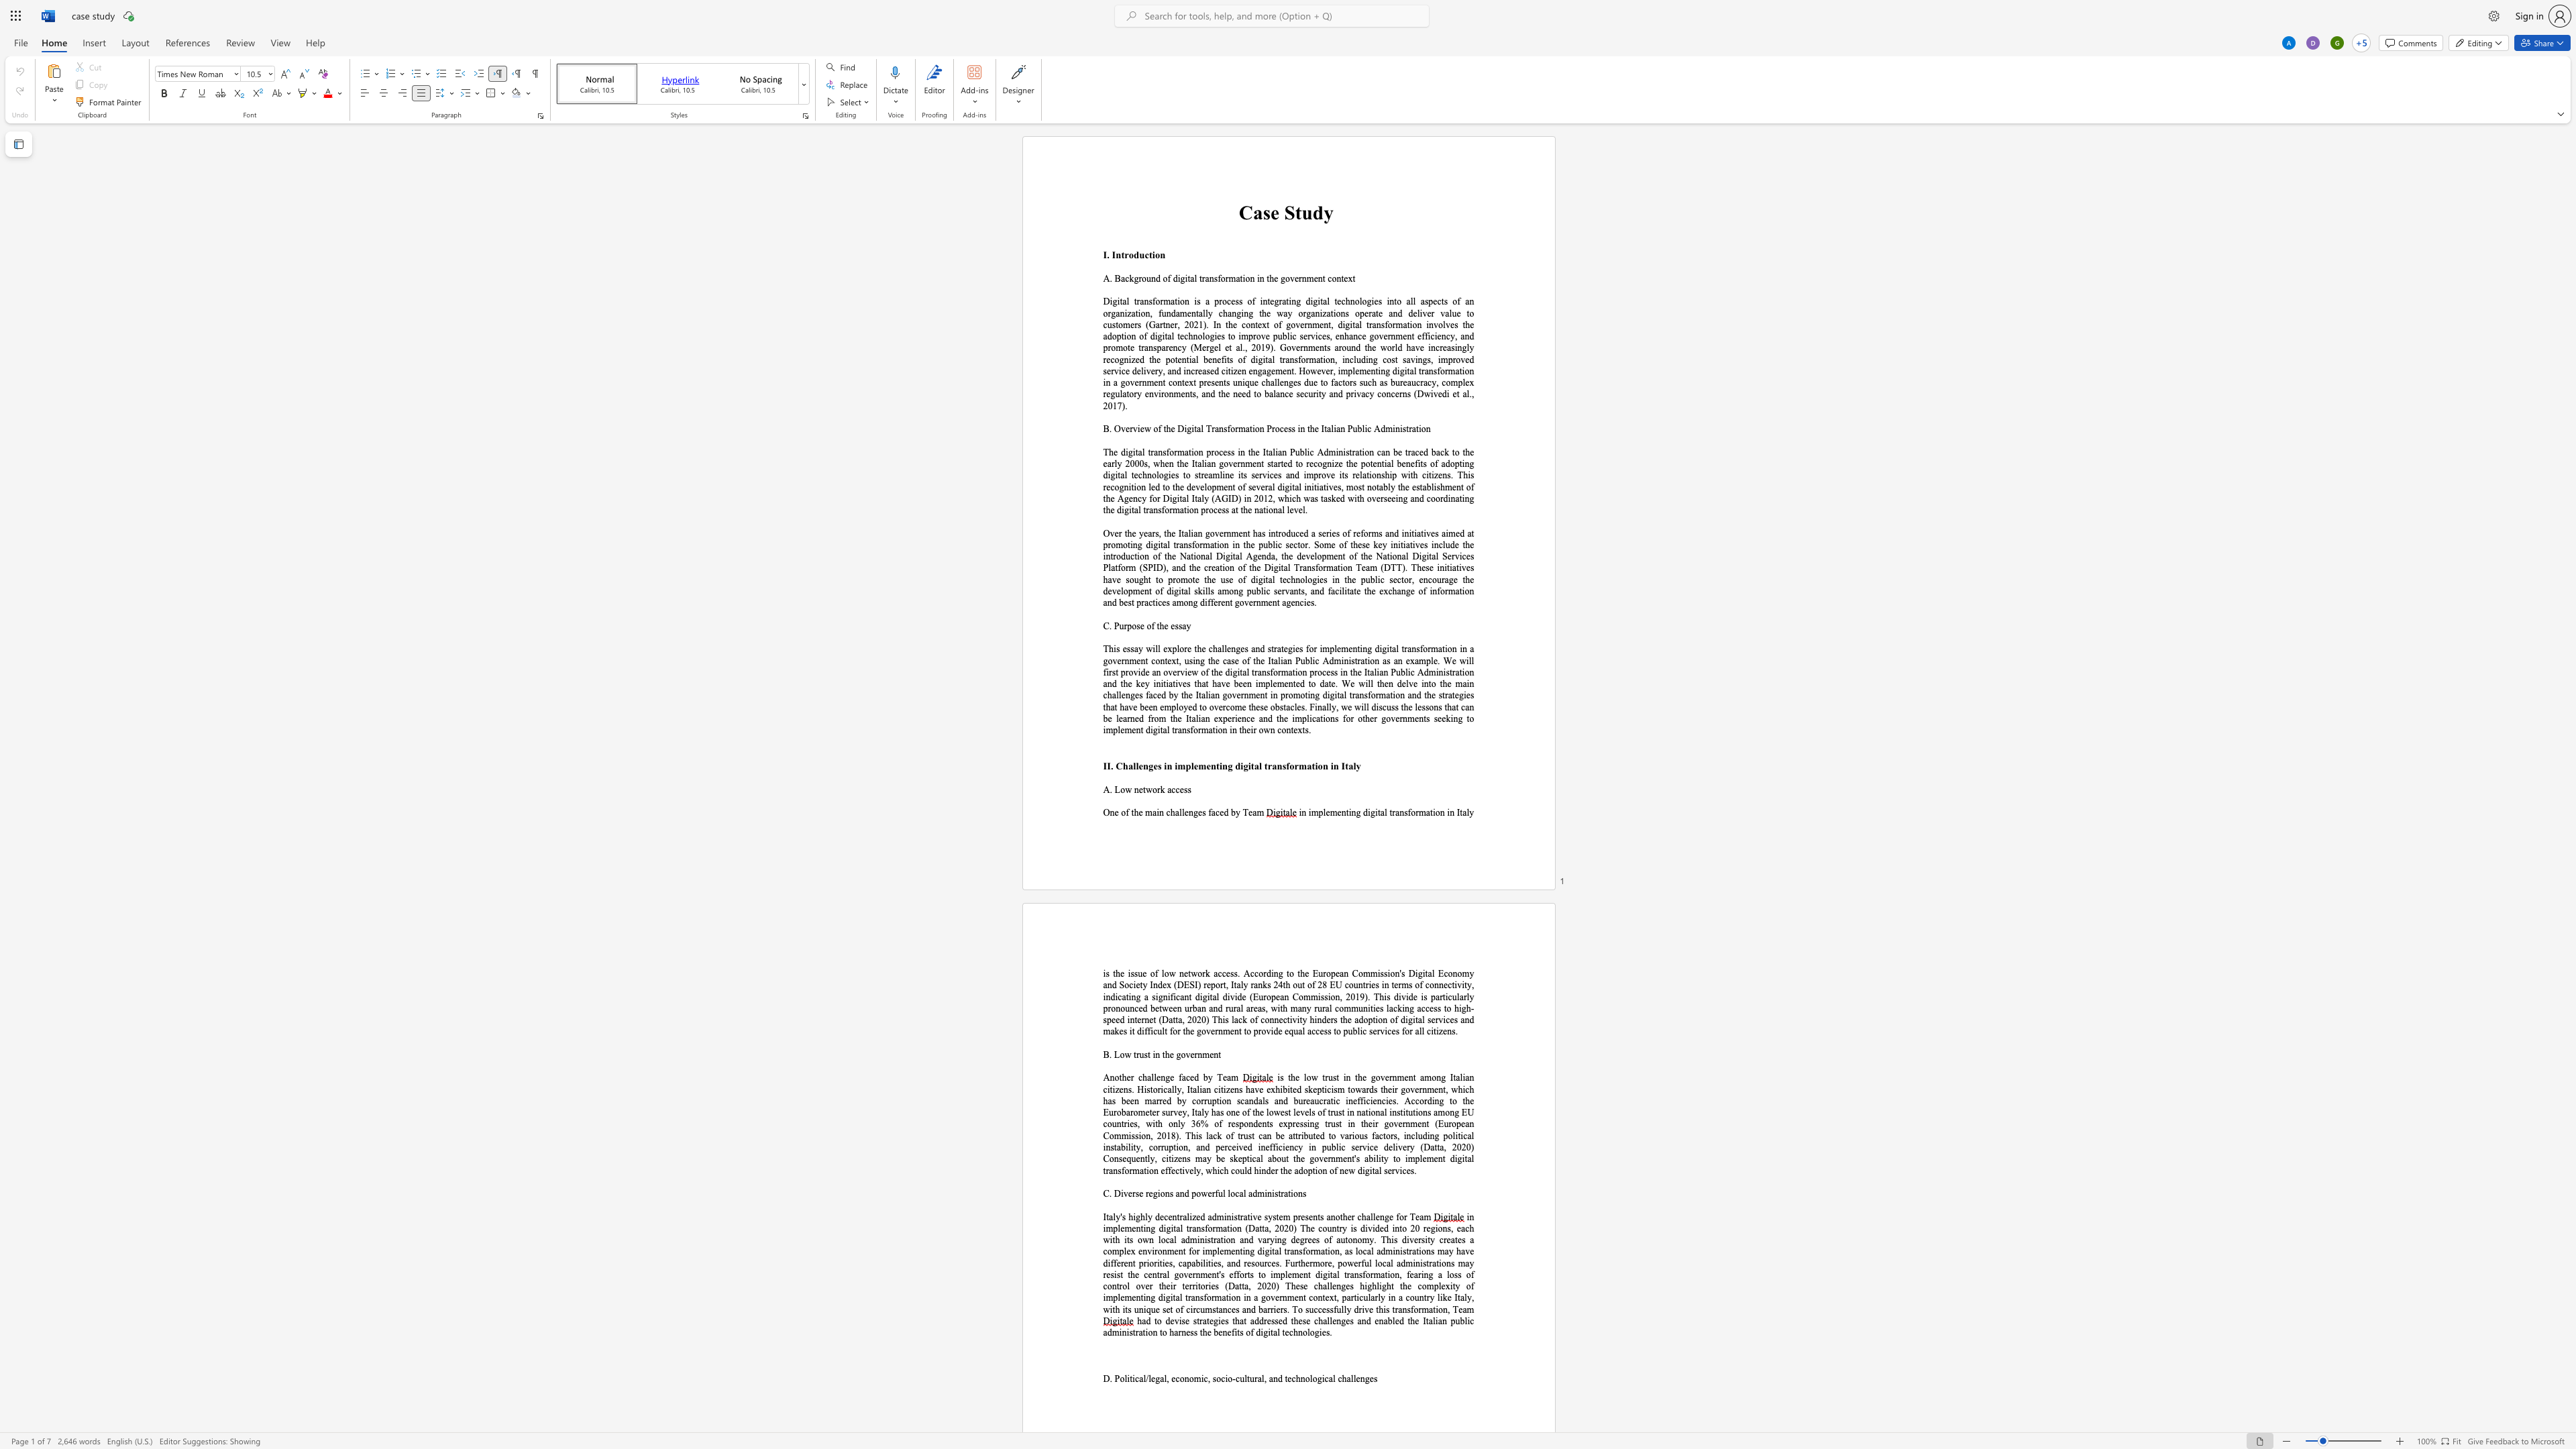 This screenshot has height=1449, width=2576. I want to click on the space between the continuous character "o" and "f" in the text, so click(1157, 427).